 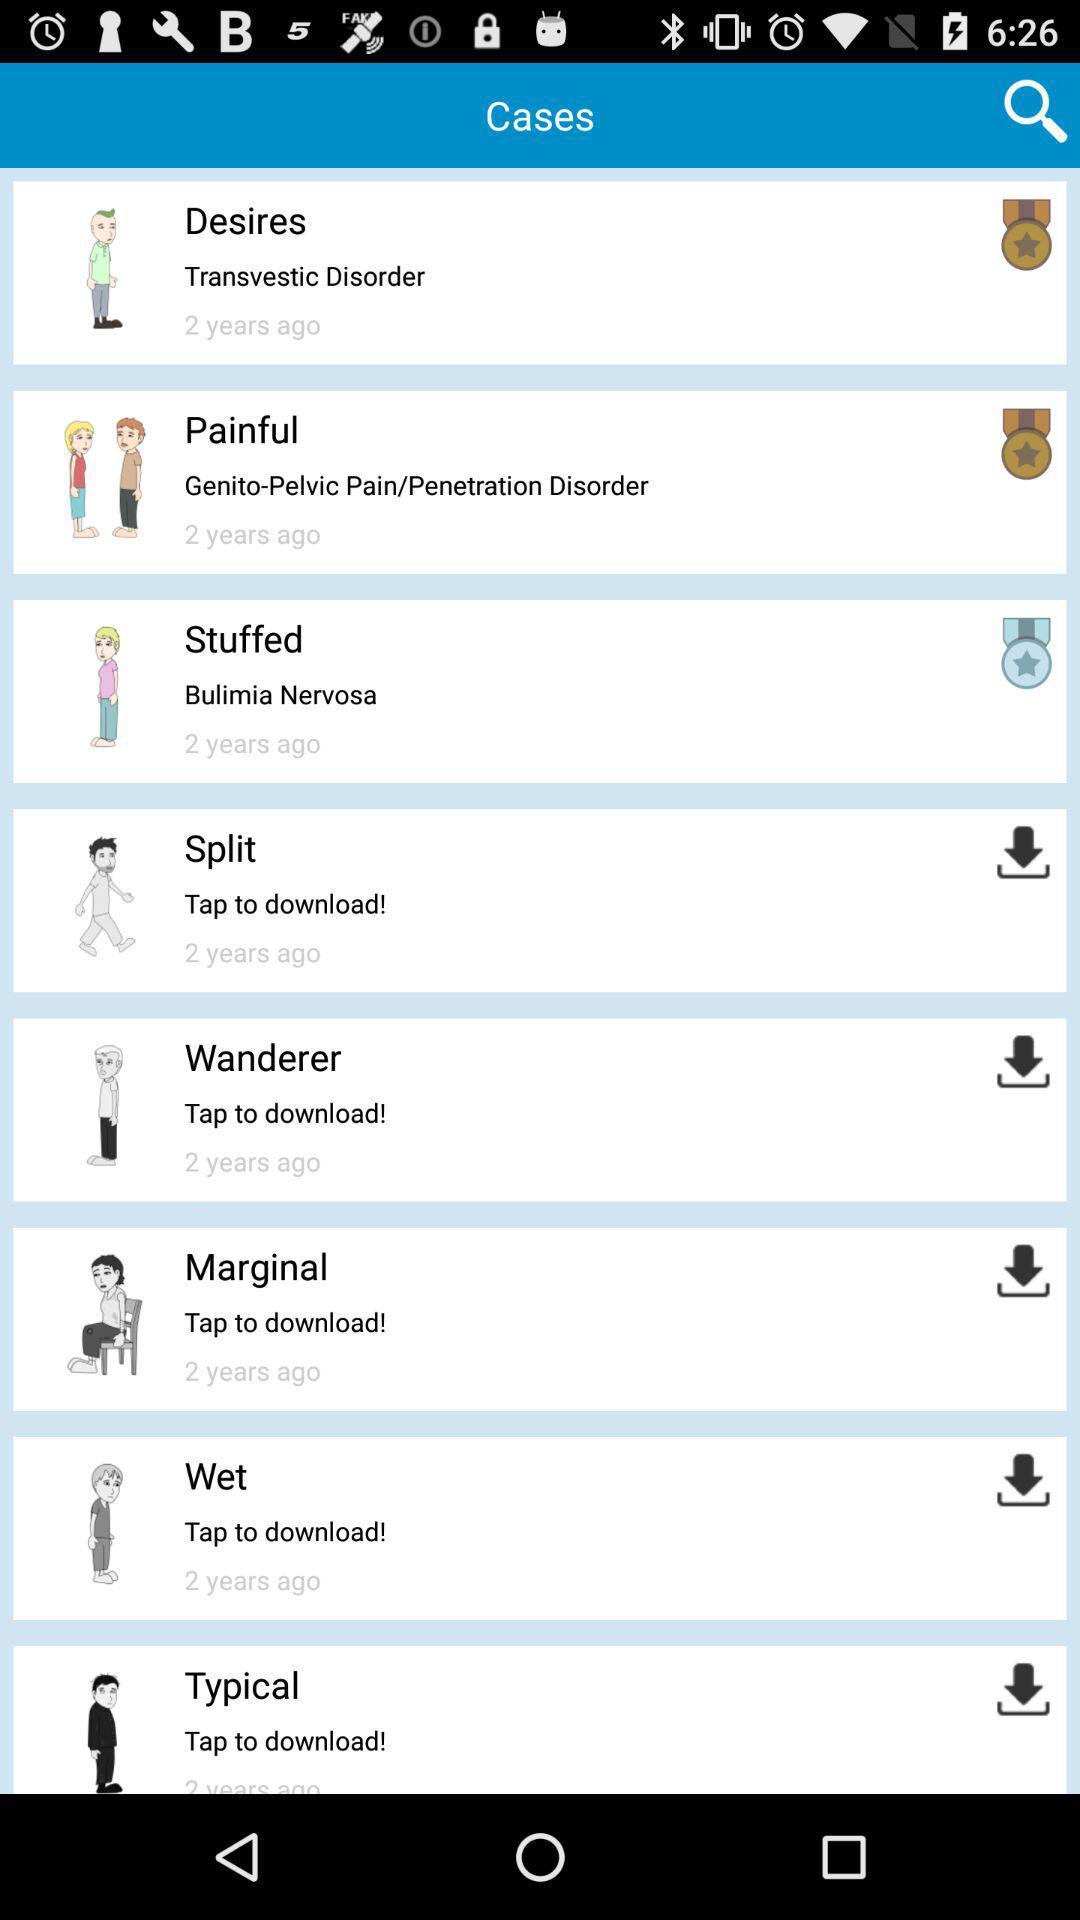 What do you see at coordinates (415, 484) in the screenshot?
I see `the app above 2 years ago item` at bounding box center [415, 484].